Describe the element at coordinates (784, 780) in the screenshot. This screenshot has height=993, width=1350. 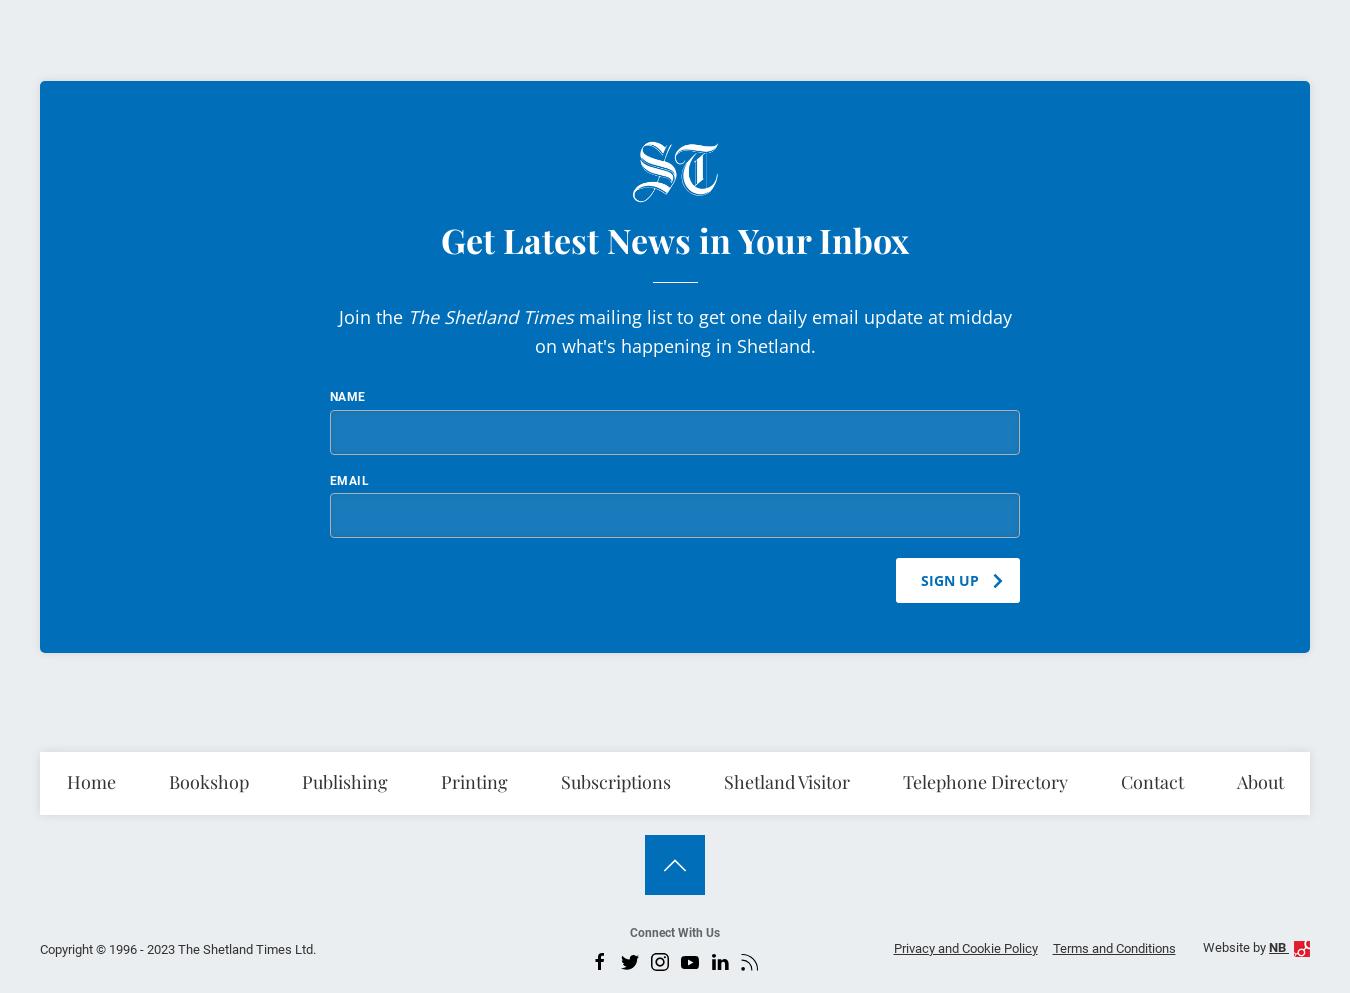
I see `'Shetland Visitor'` at that location.